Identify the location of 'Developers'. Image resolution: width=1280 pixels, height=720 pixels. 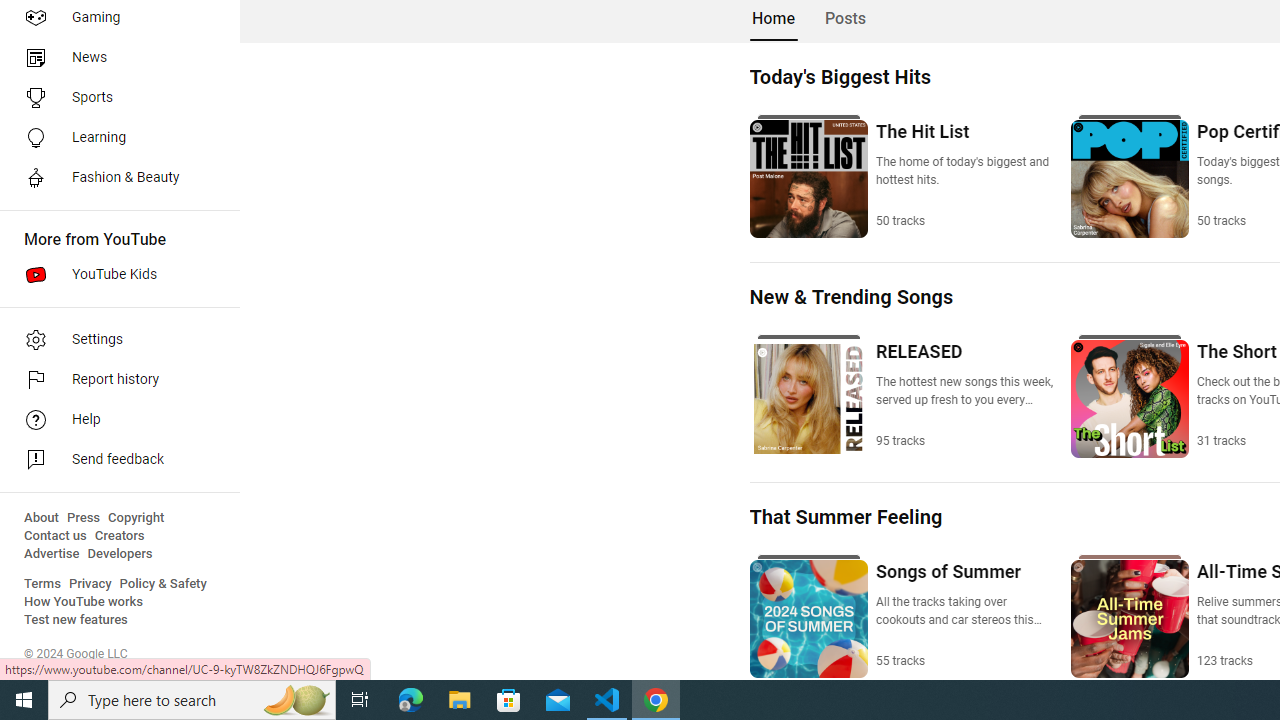
(119, 554).